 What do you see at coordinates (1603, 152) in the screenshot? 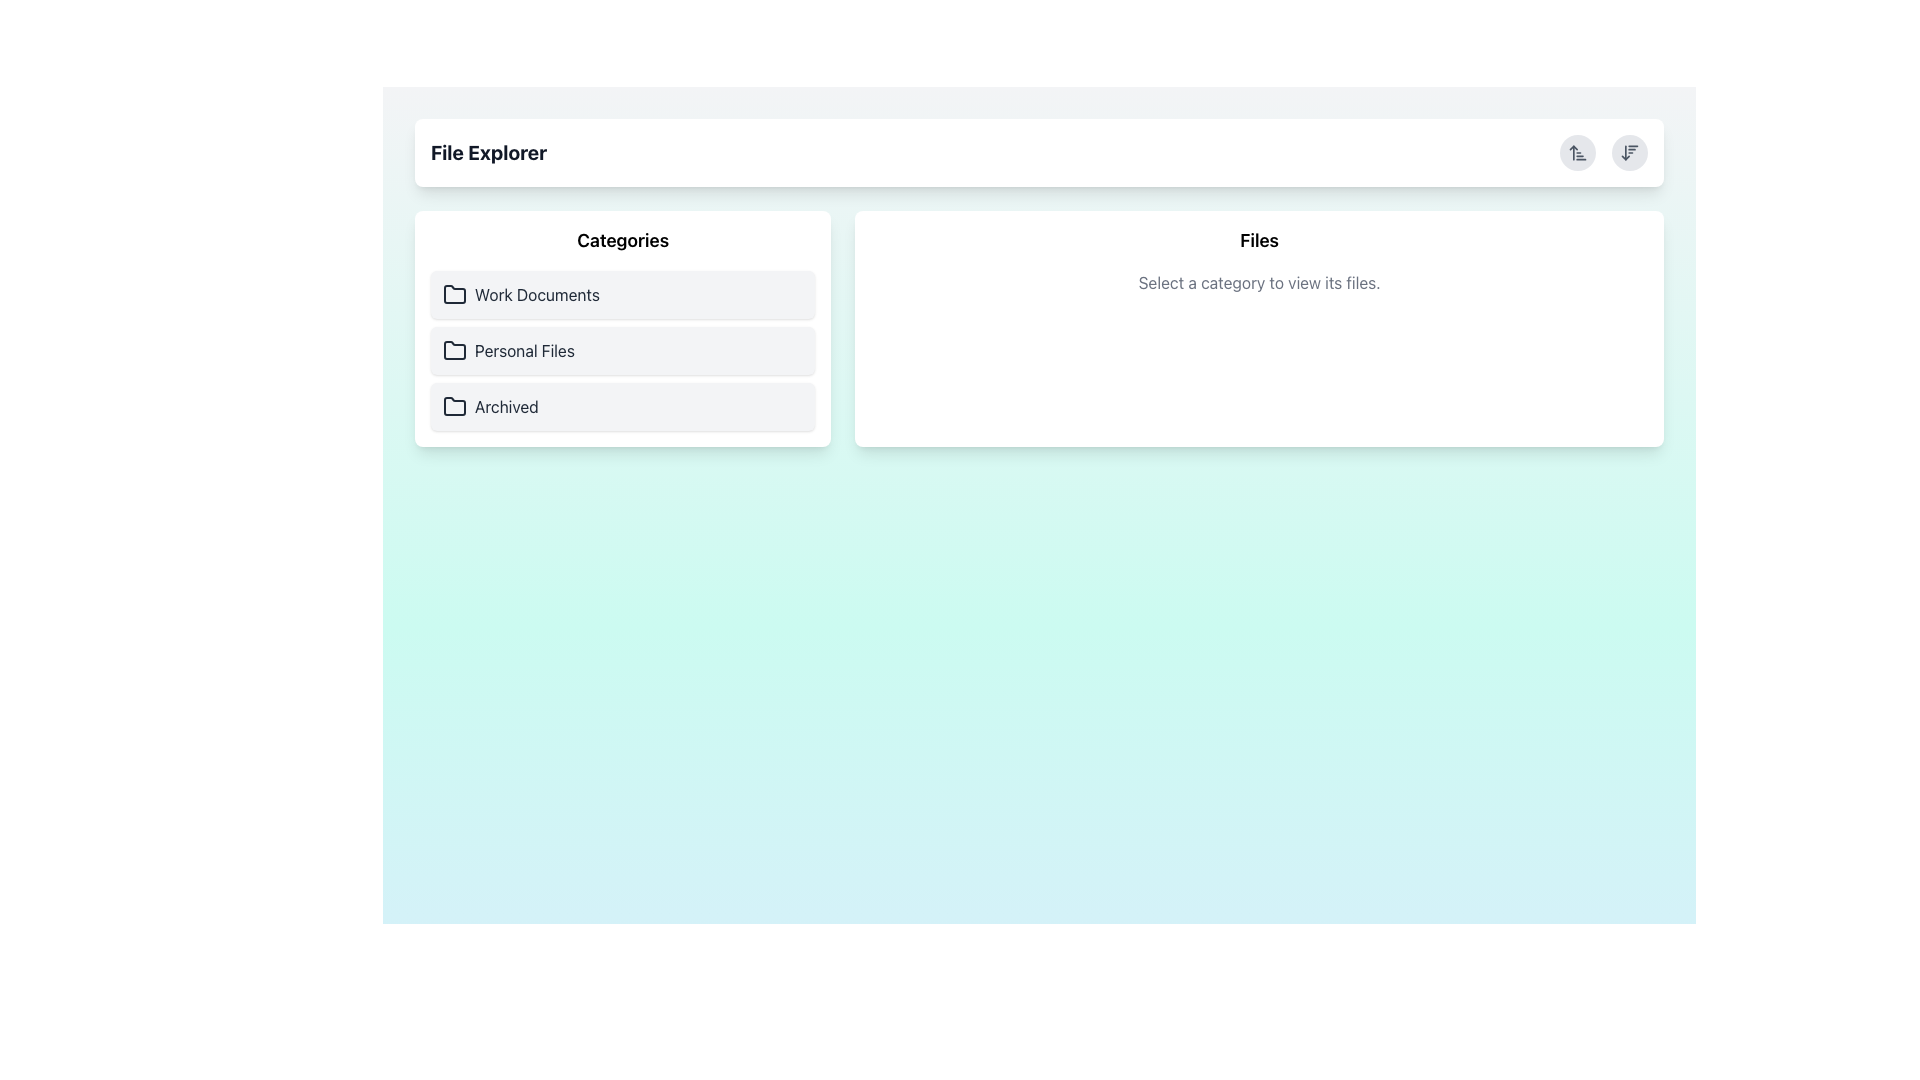
I see `the right button in the interactive button group for sorting functionality in the 'File Explorer'` at bounding box center [1603, 152].